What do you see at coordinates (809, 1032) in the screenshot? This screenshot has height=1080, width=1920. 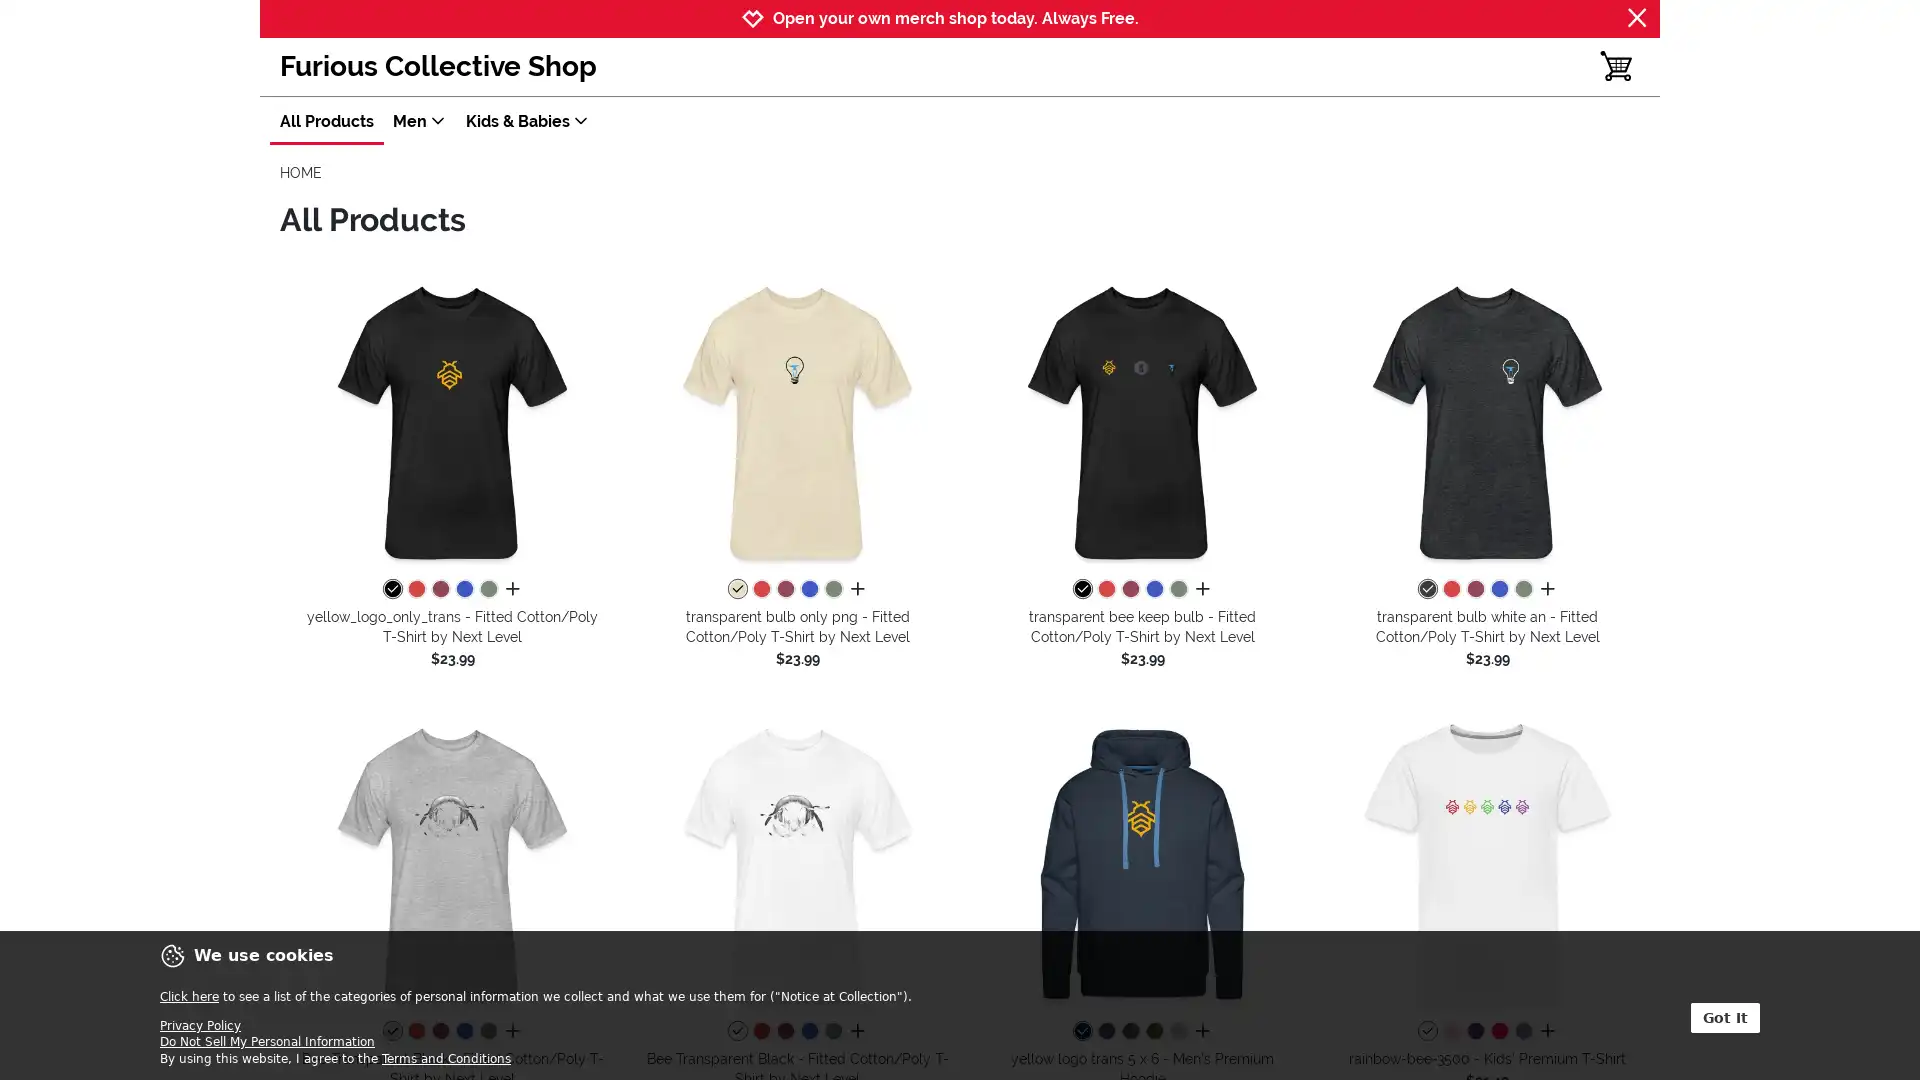 I see `heather royal` at bounding box center [809, 1032].